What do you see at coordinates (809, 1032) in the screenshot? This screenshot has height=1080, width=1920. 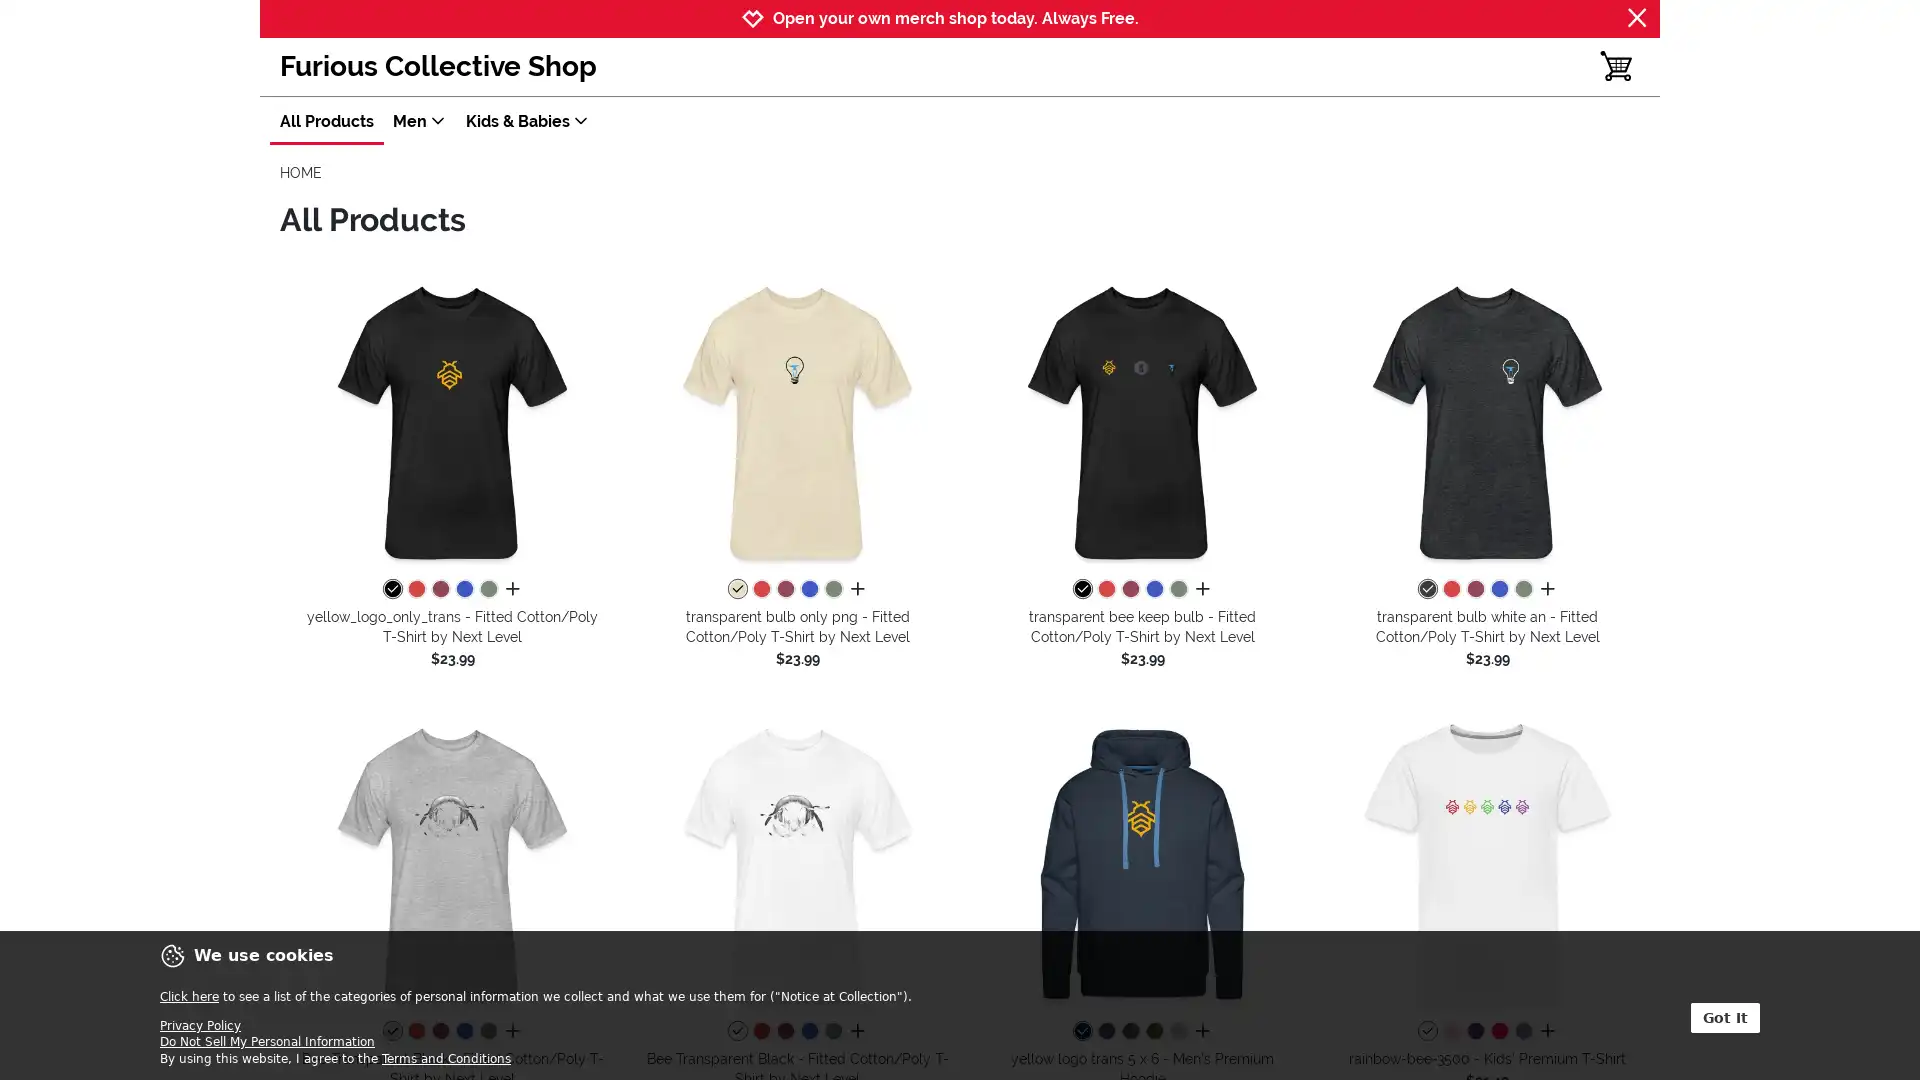 I see `heather royal` at bounding box center [809, 1032].